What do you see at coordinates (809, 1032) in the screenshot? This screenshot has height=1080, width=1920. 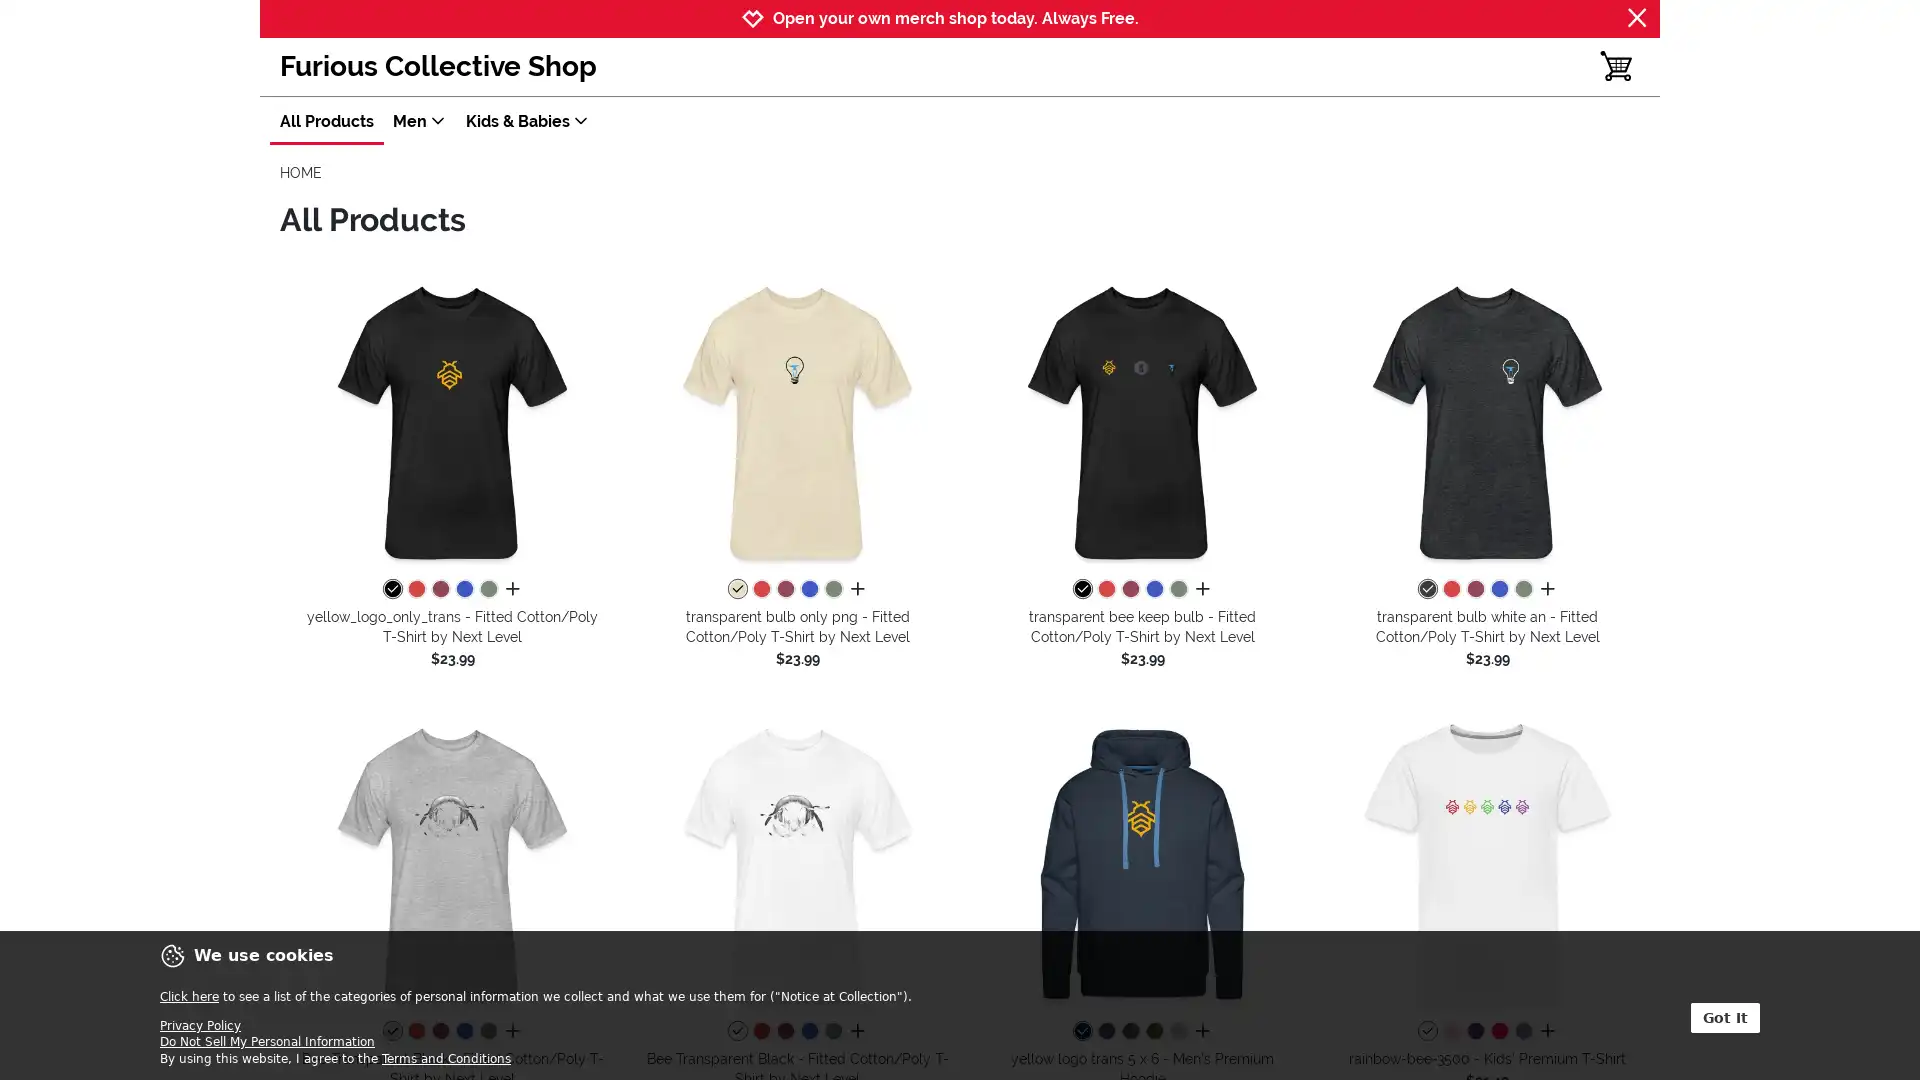 I see `heather royal` at bounding box center [809, 1032].